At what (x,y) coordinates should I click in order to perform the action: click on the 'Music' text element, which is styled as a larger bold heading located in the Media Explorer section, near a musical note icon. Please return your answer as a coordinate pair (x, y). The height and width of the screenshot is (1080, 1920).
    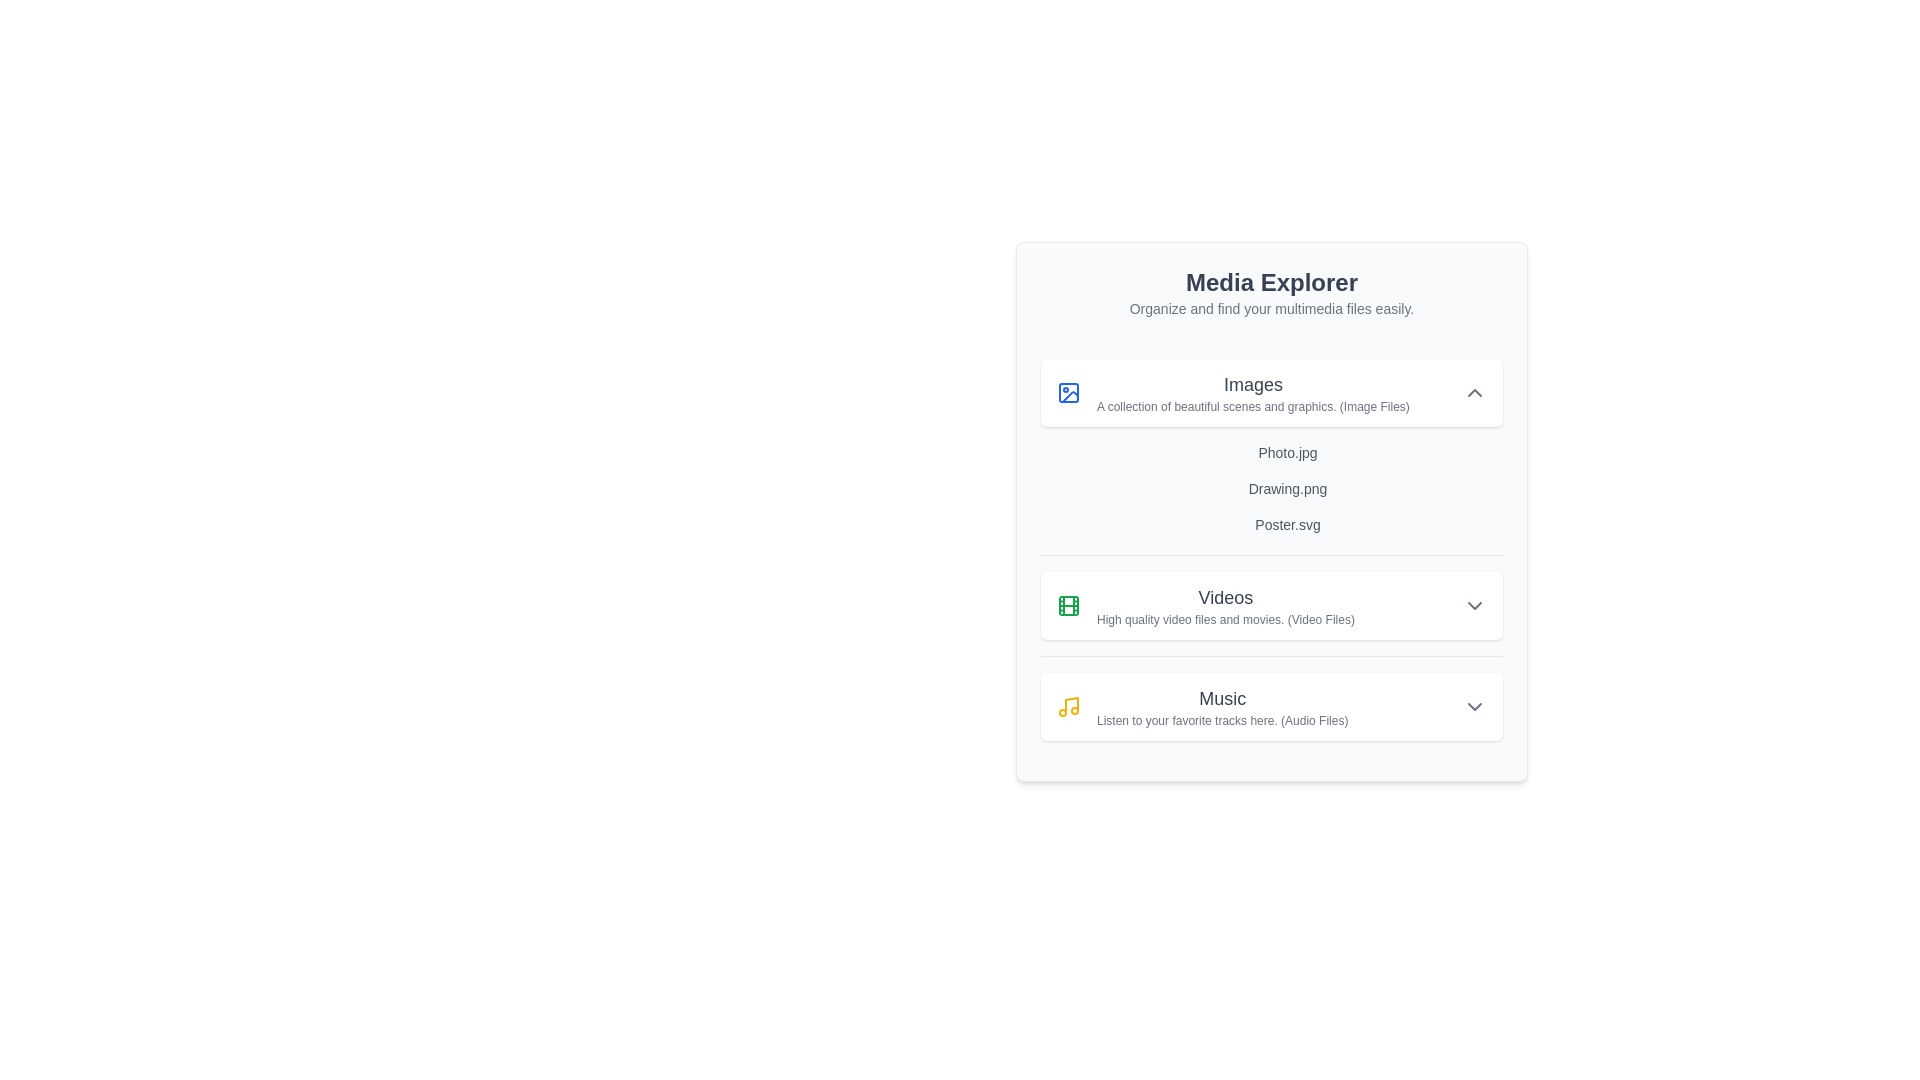
    Looking at the image, I should click on (1221, 697).